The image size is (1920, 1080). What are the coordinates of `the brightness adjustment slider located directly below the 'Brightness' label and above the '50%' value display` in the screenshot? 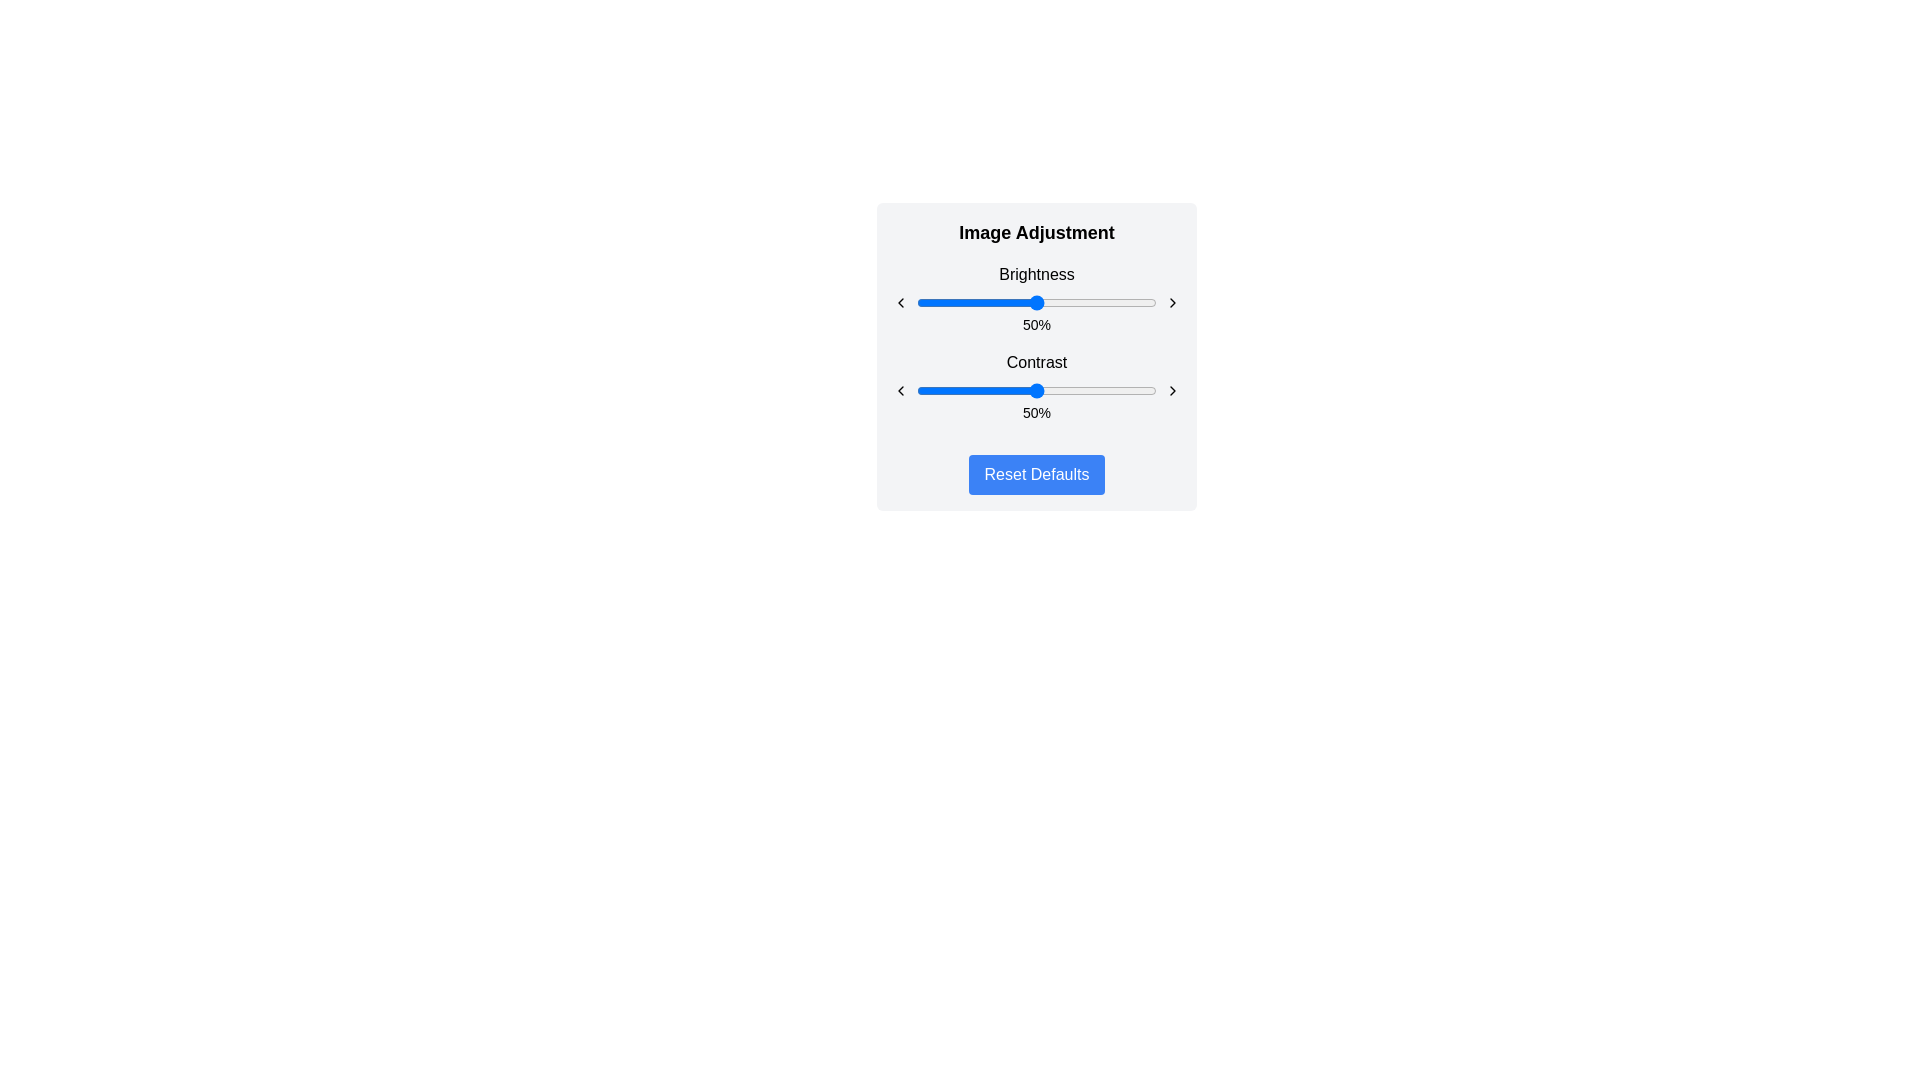 It's located at (1036, 303).